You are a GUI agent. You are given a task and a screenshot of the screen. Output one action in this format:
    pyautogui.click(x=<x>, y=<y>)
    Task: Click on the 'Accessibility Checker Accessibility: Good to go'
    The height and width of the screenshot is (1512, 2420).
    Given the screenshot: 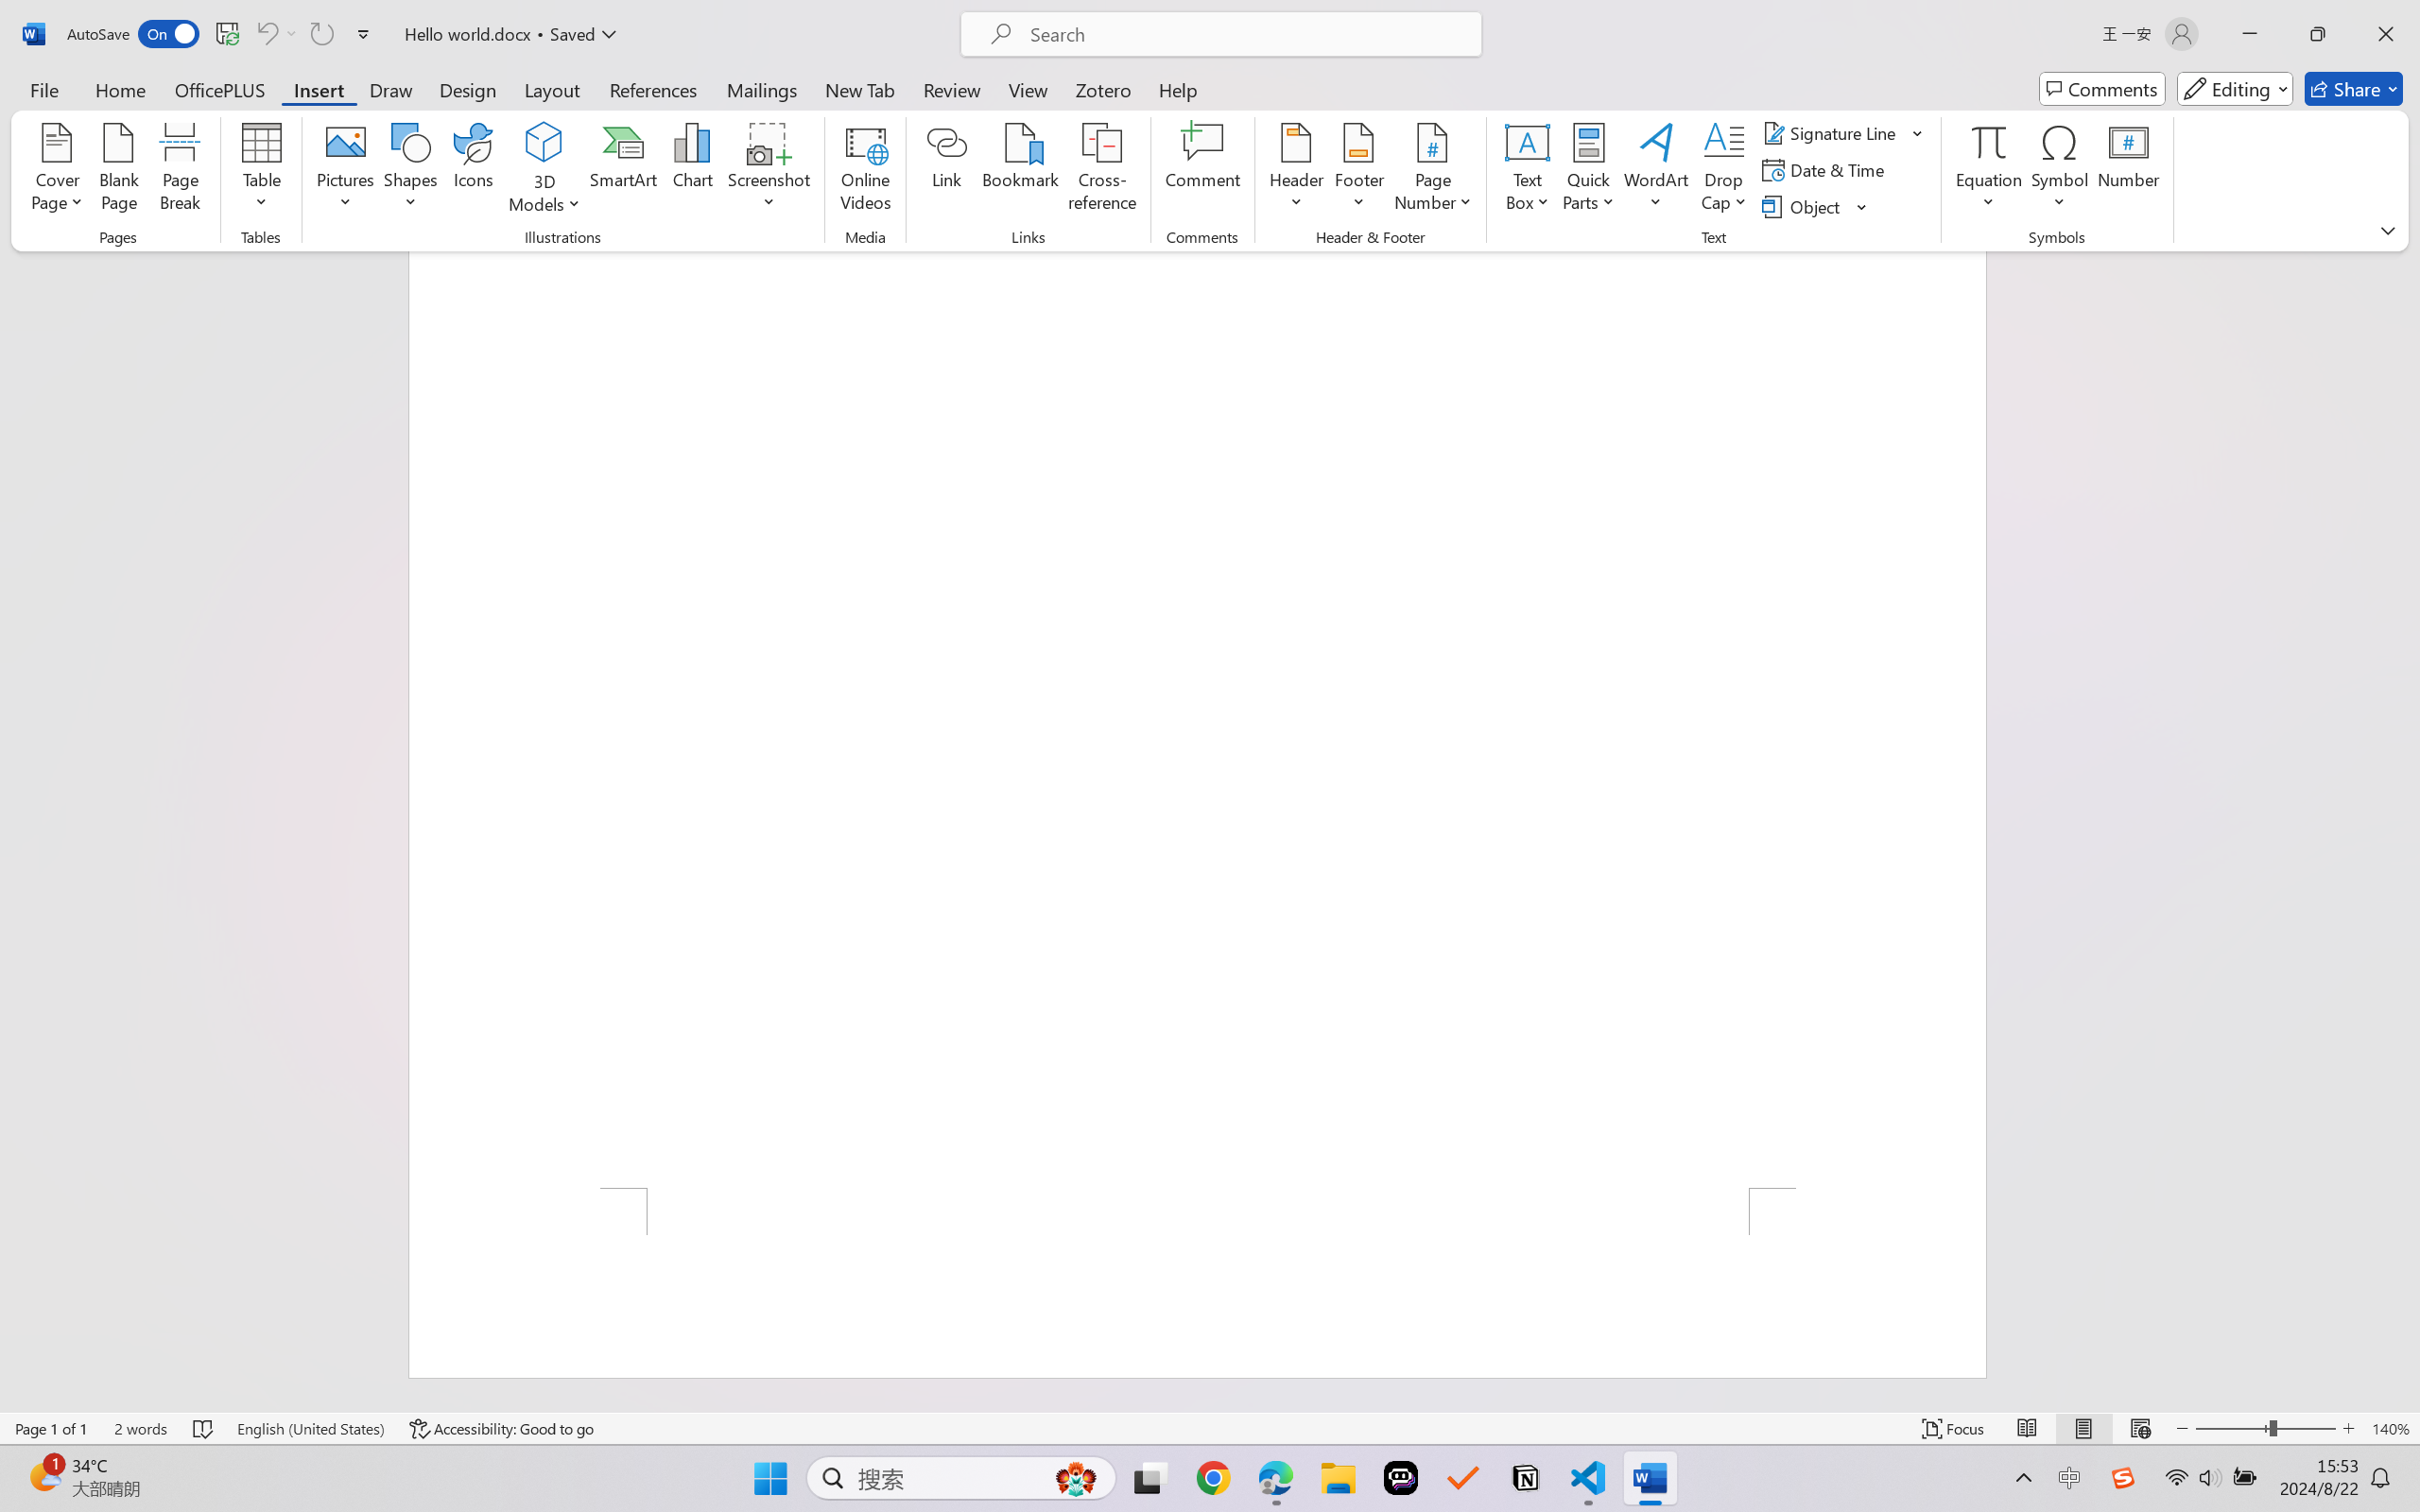 What is the action you would take?
    pyautogui.click(x=501, y=1428)
    